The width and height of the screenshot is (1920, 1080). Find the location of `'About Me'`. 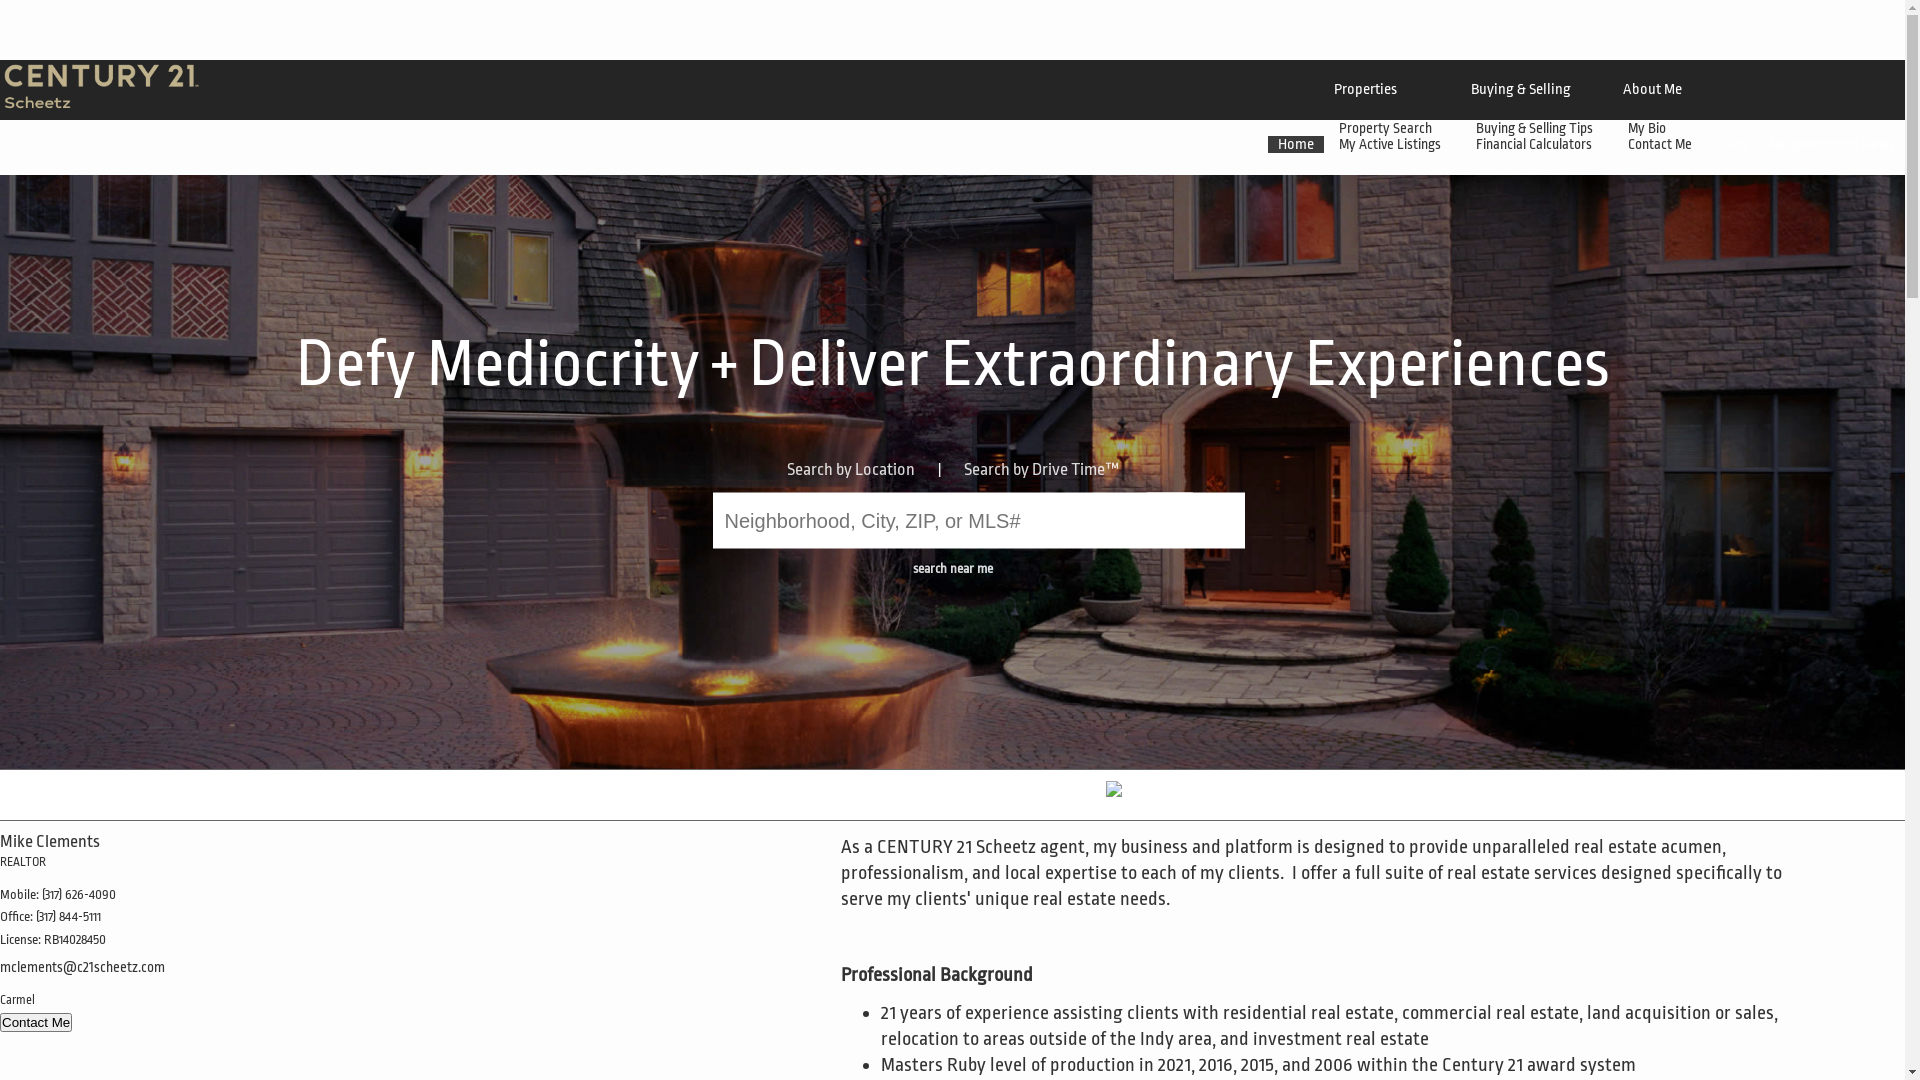

'About Me' is located at coordinates (1652, 88).